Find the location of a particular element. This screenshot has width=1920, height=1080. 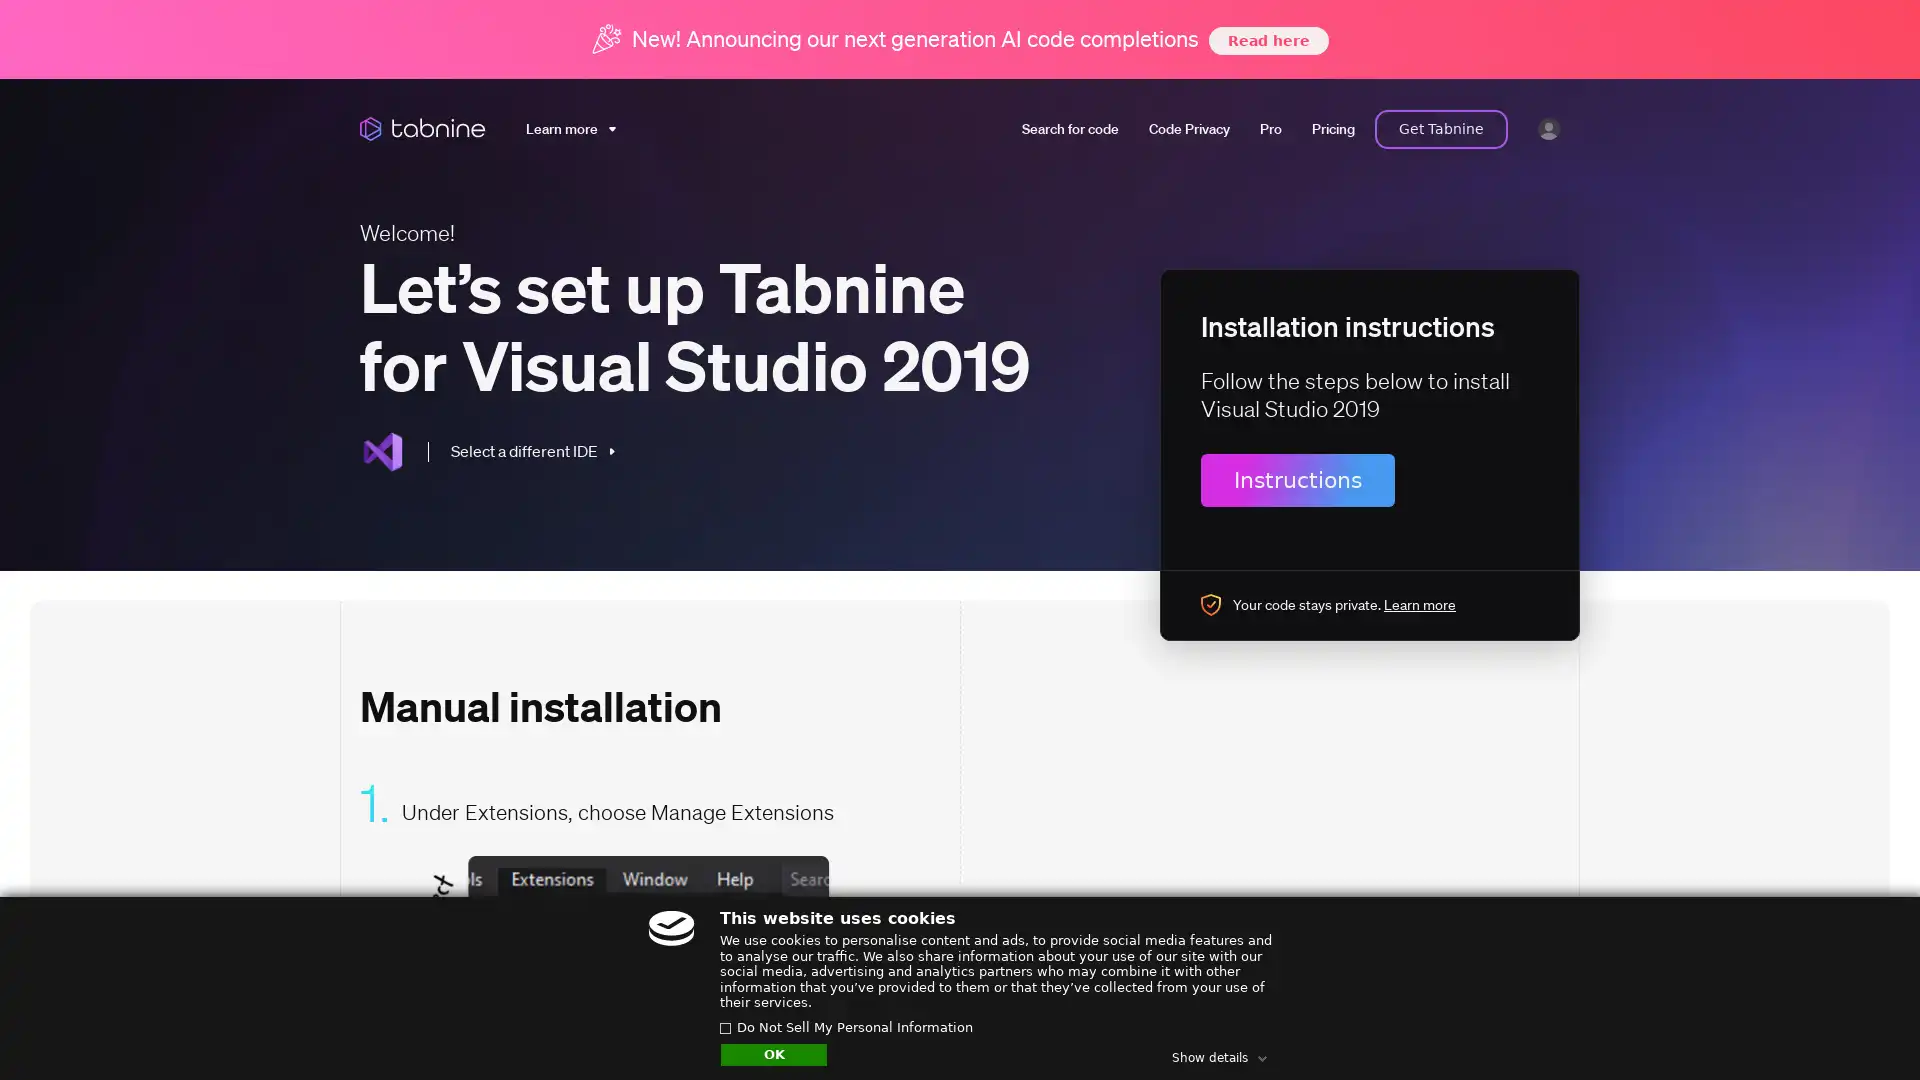

Instructions is located at coordinates (1297, 479).